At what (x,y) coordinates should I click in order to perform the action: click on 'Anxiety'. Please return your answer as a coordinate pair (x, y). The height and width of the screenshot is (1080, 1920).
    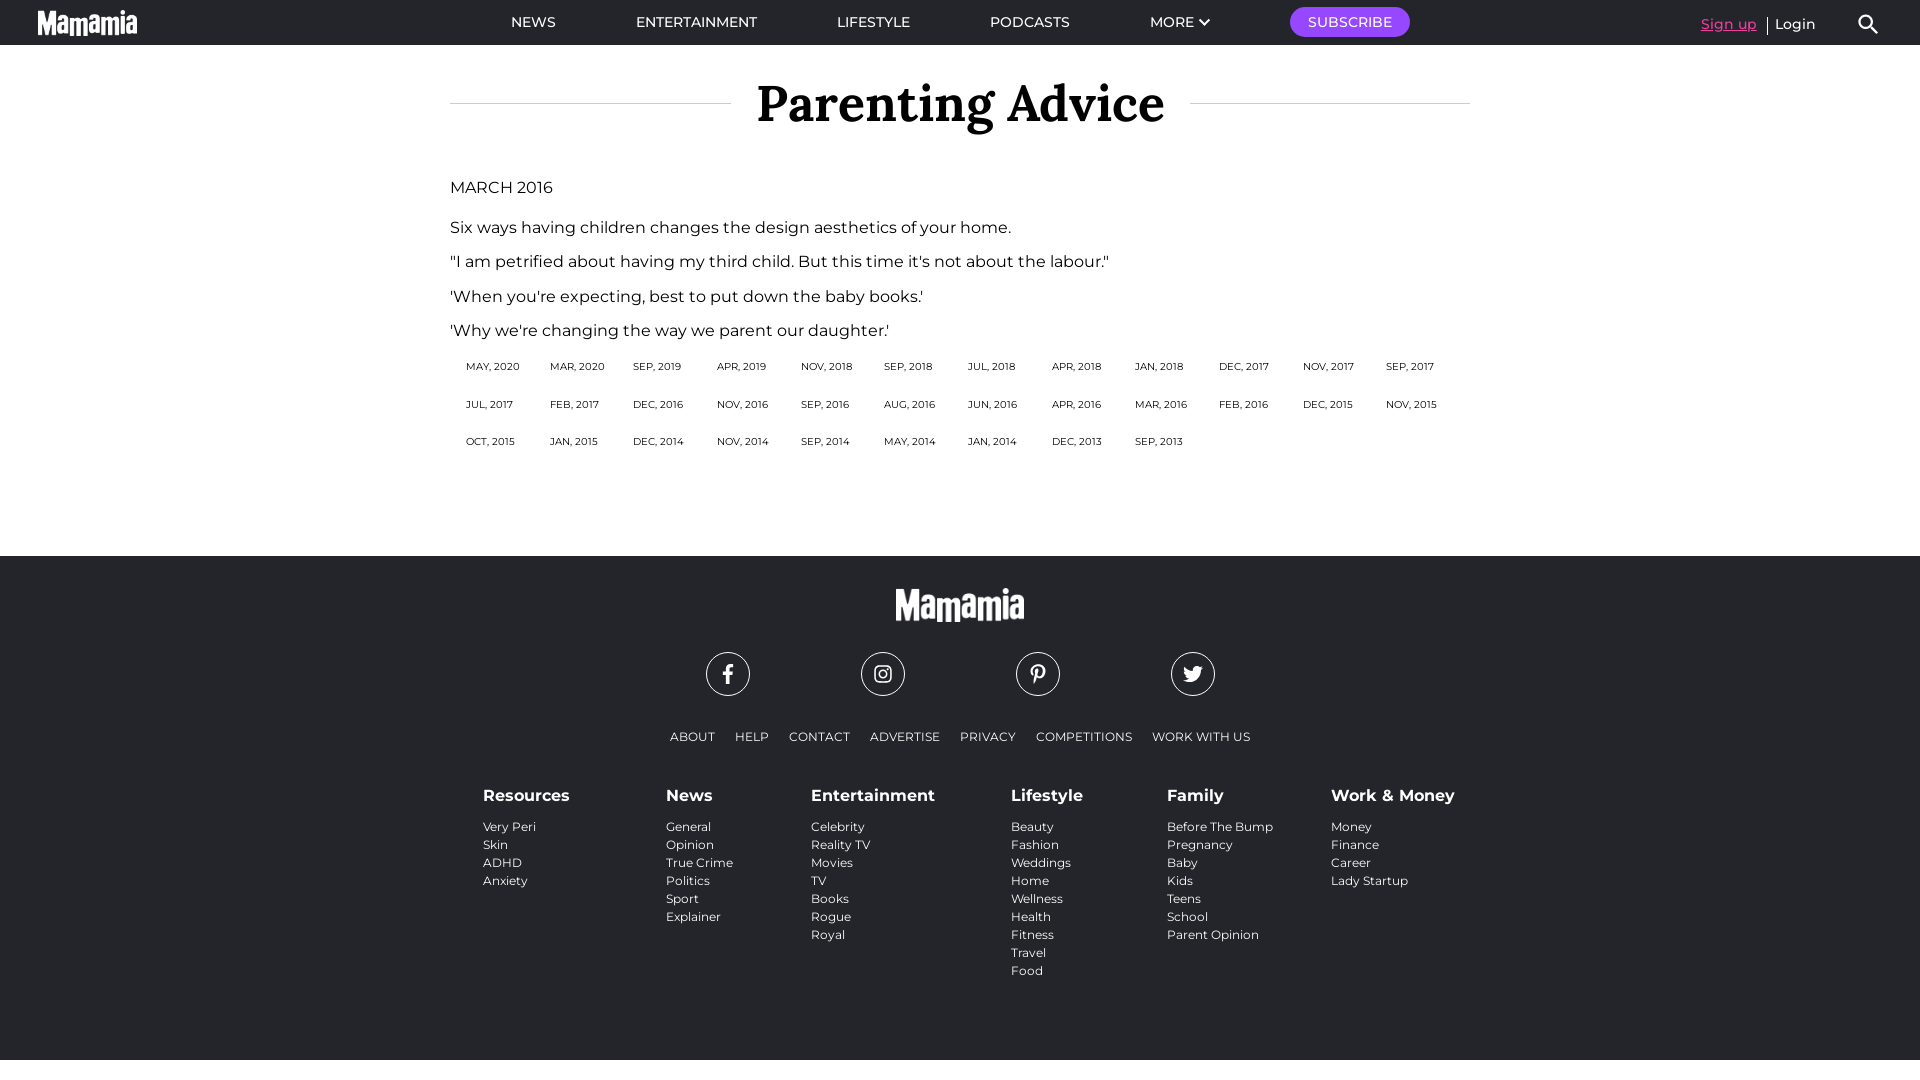
    Looking at the image, I should click on (505, 879).